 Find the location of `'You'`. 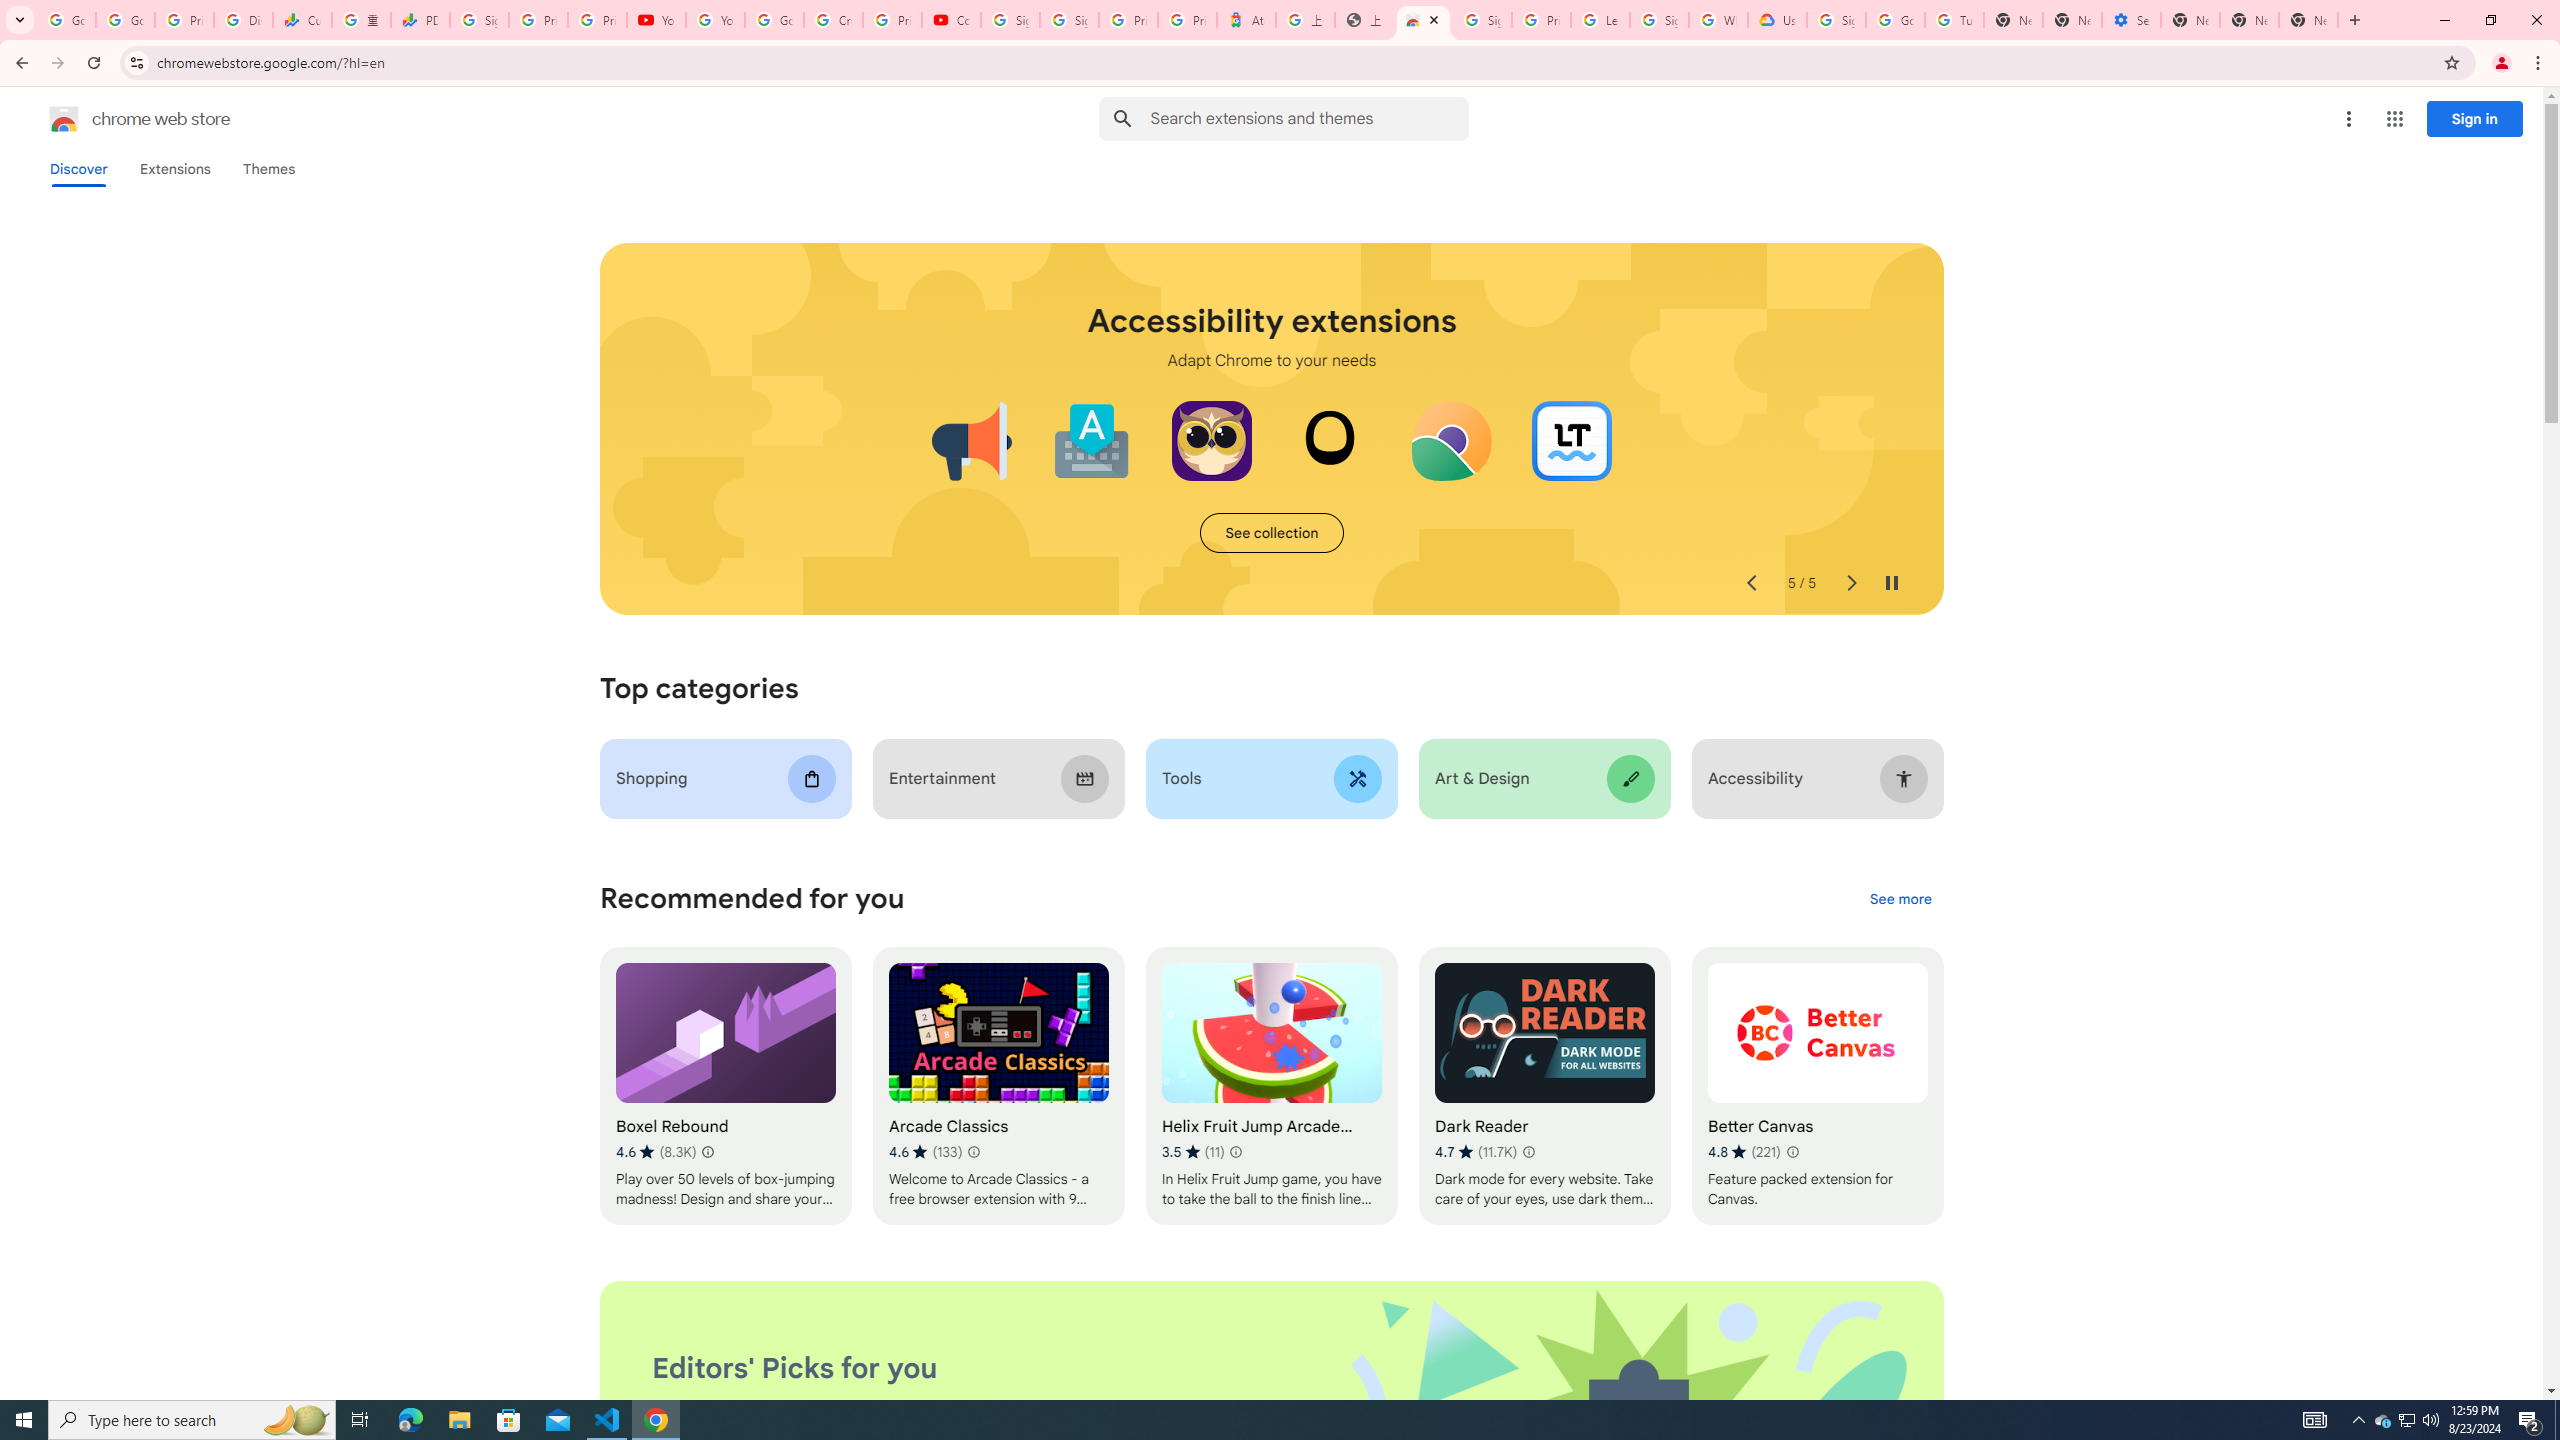

'You' is located at coordinates (2502, 62).